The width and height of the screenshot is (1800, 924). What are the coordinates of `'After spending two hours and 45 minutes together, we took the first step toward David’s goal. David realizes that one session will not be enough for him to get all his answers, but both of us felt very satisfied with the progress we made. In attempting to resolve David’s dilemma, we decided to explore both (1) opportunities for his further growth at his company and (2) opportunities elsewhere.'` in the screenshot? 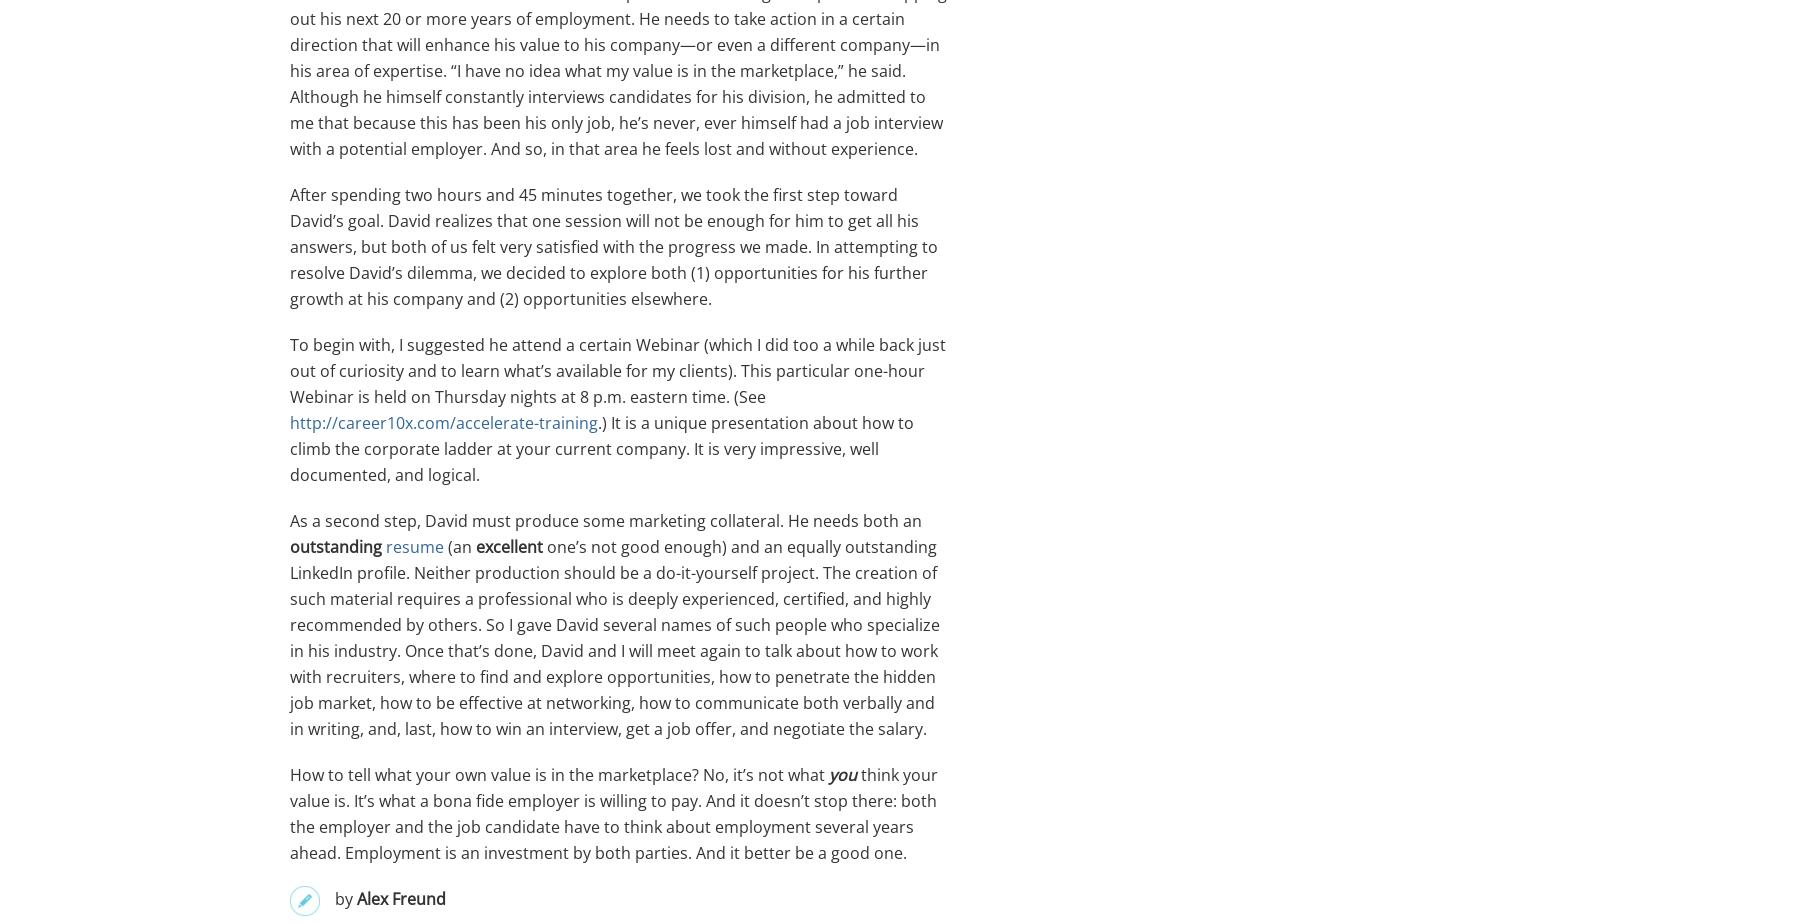 It's located at (613, 245).